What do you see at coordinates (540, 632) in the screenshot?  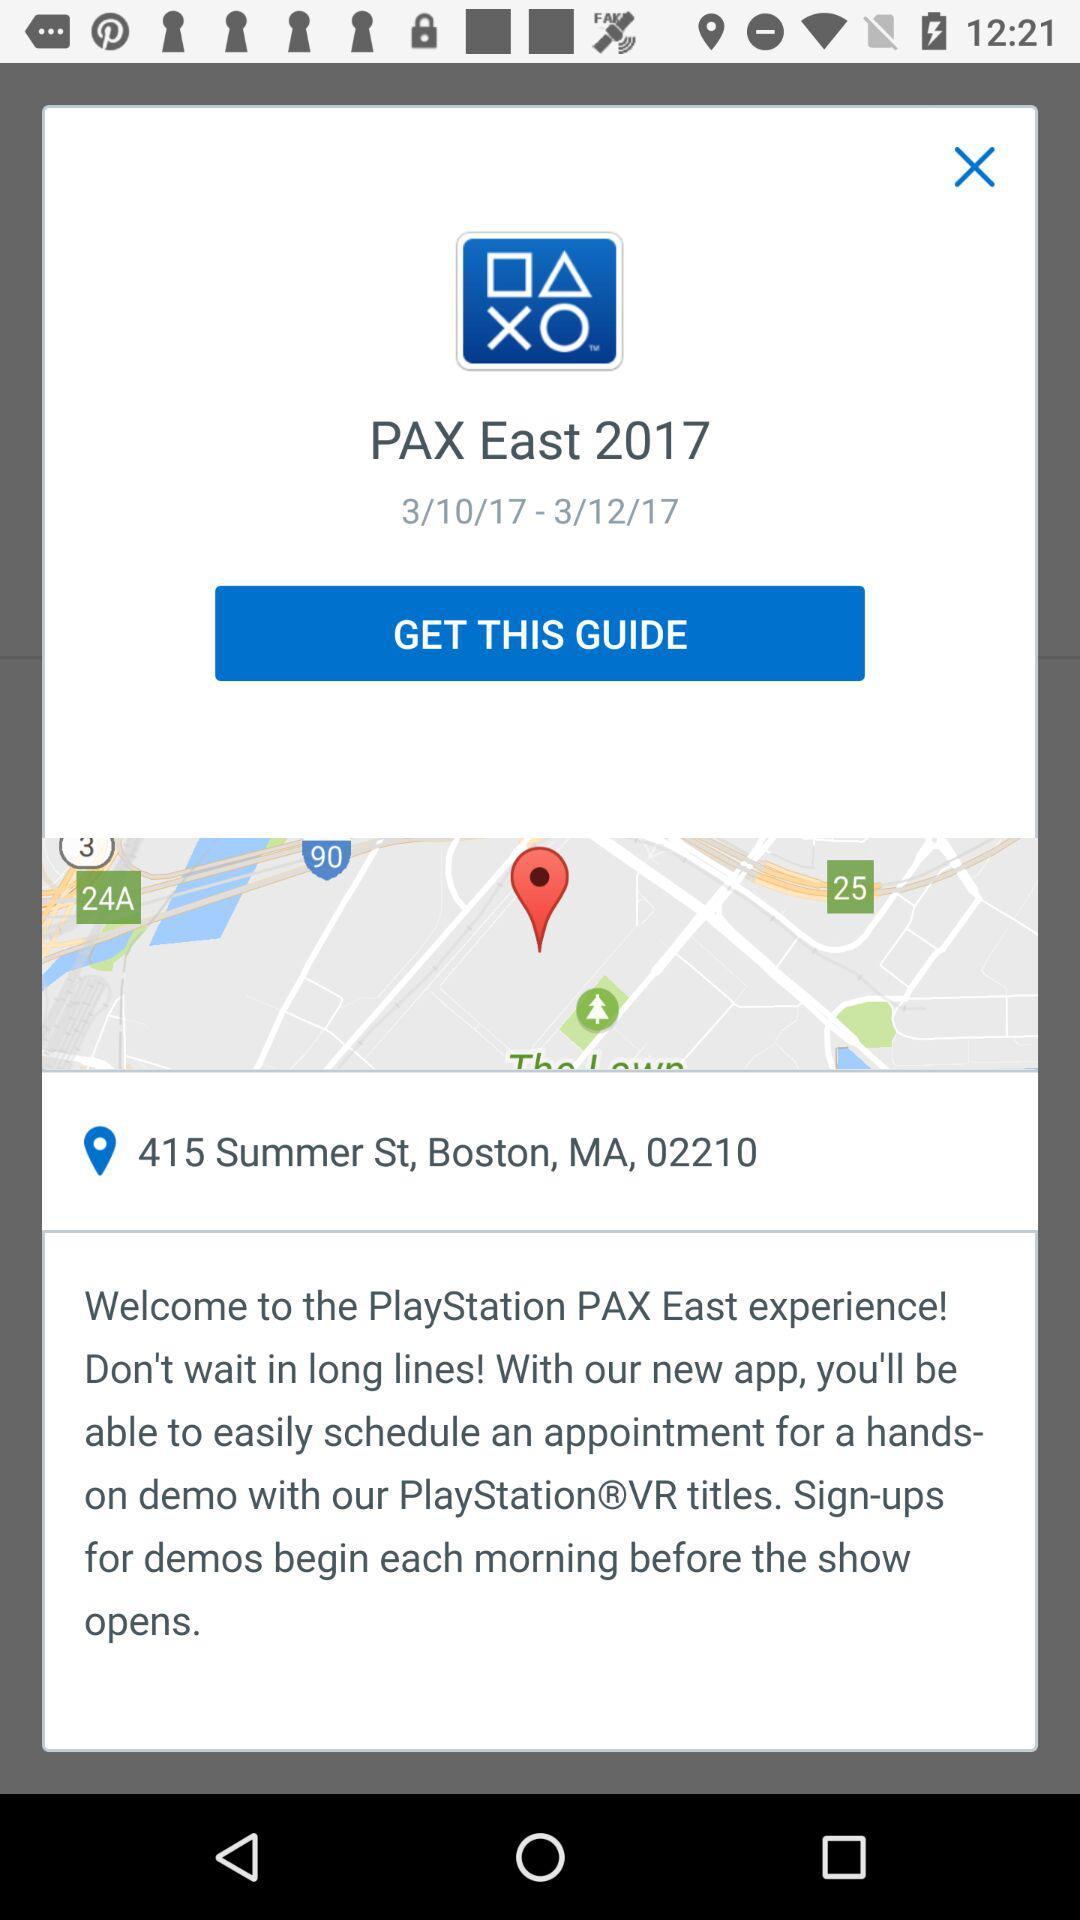 I see `icon below 3 10 17 icon` at bounding box center [540, 632].